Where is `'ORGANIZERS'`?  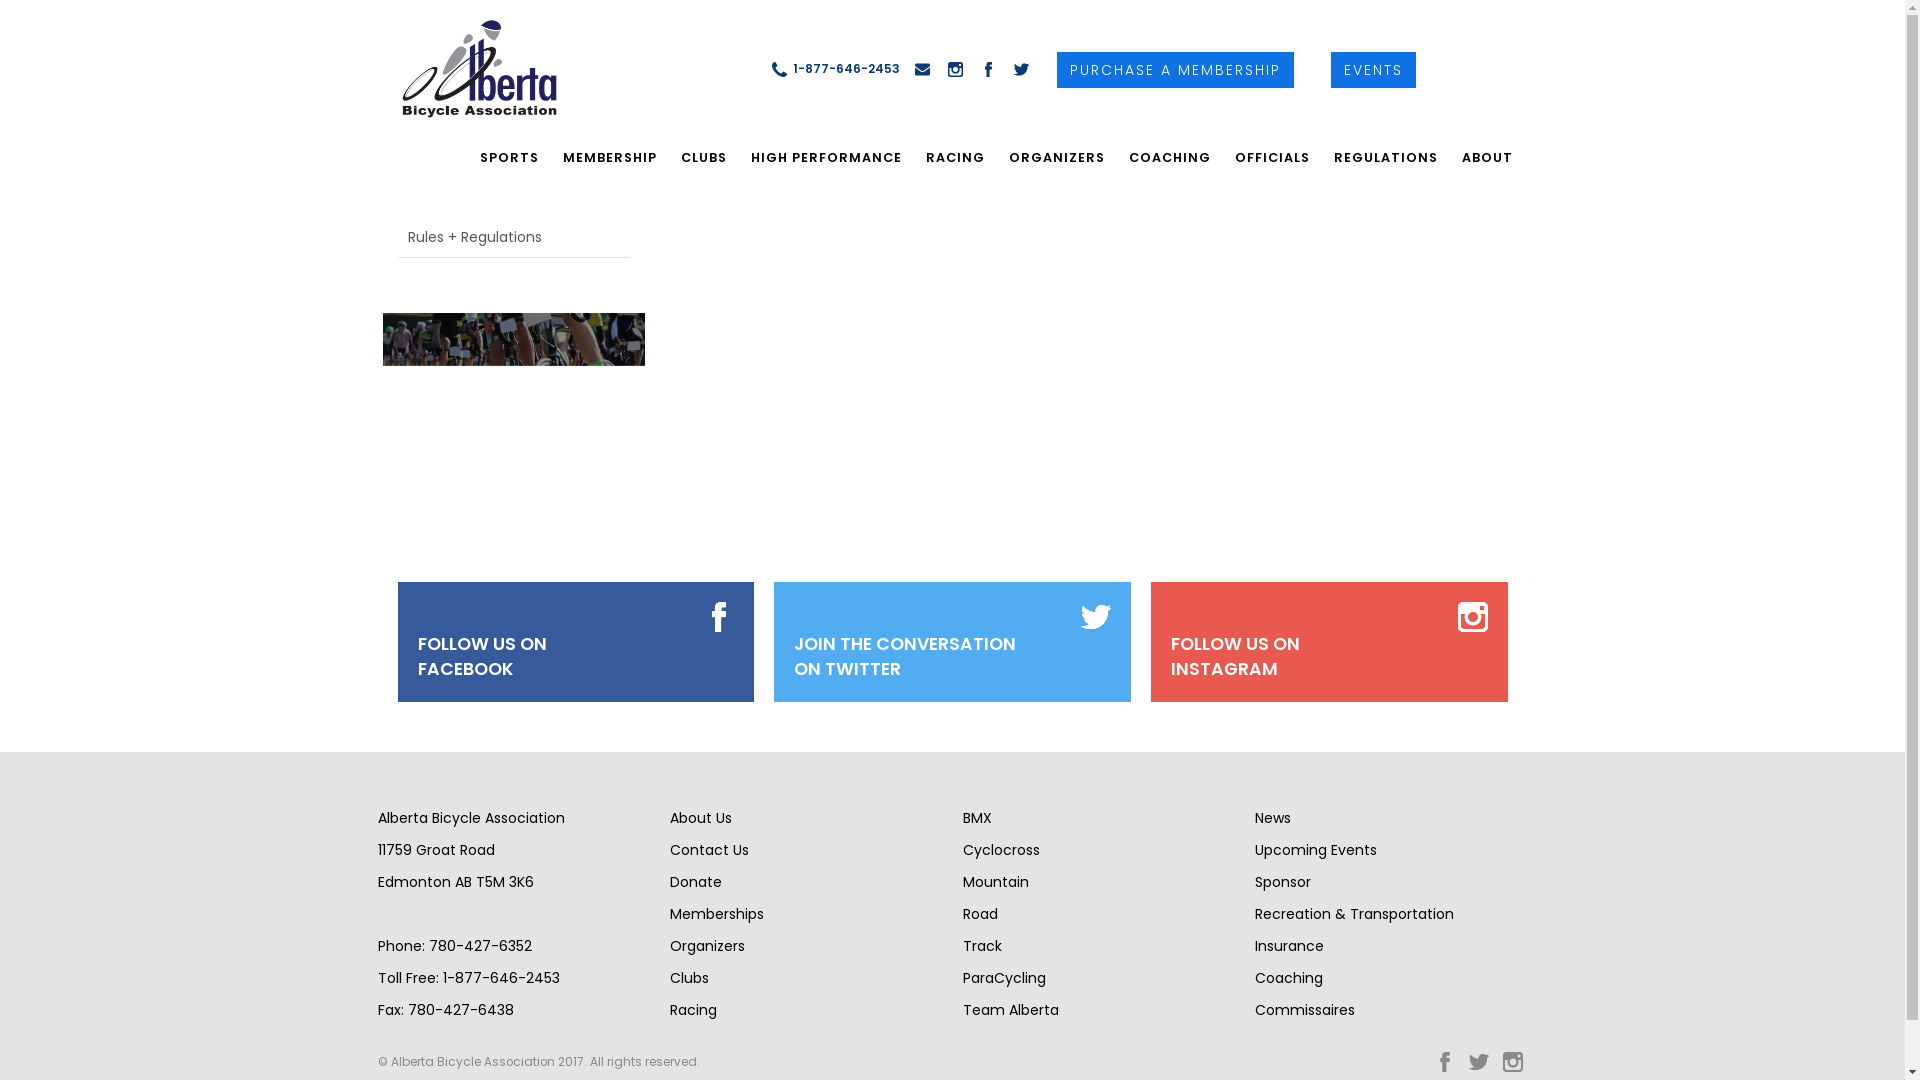 'ORGANIZERS' is located at coordinates (1055, 157).